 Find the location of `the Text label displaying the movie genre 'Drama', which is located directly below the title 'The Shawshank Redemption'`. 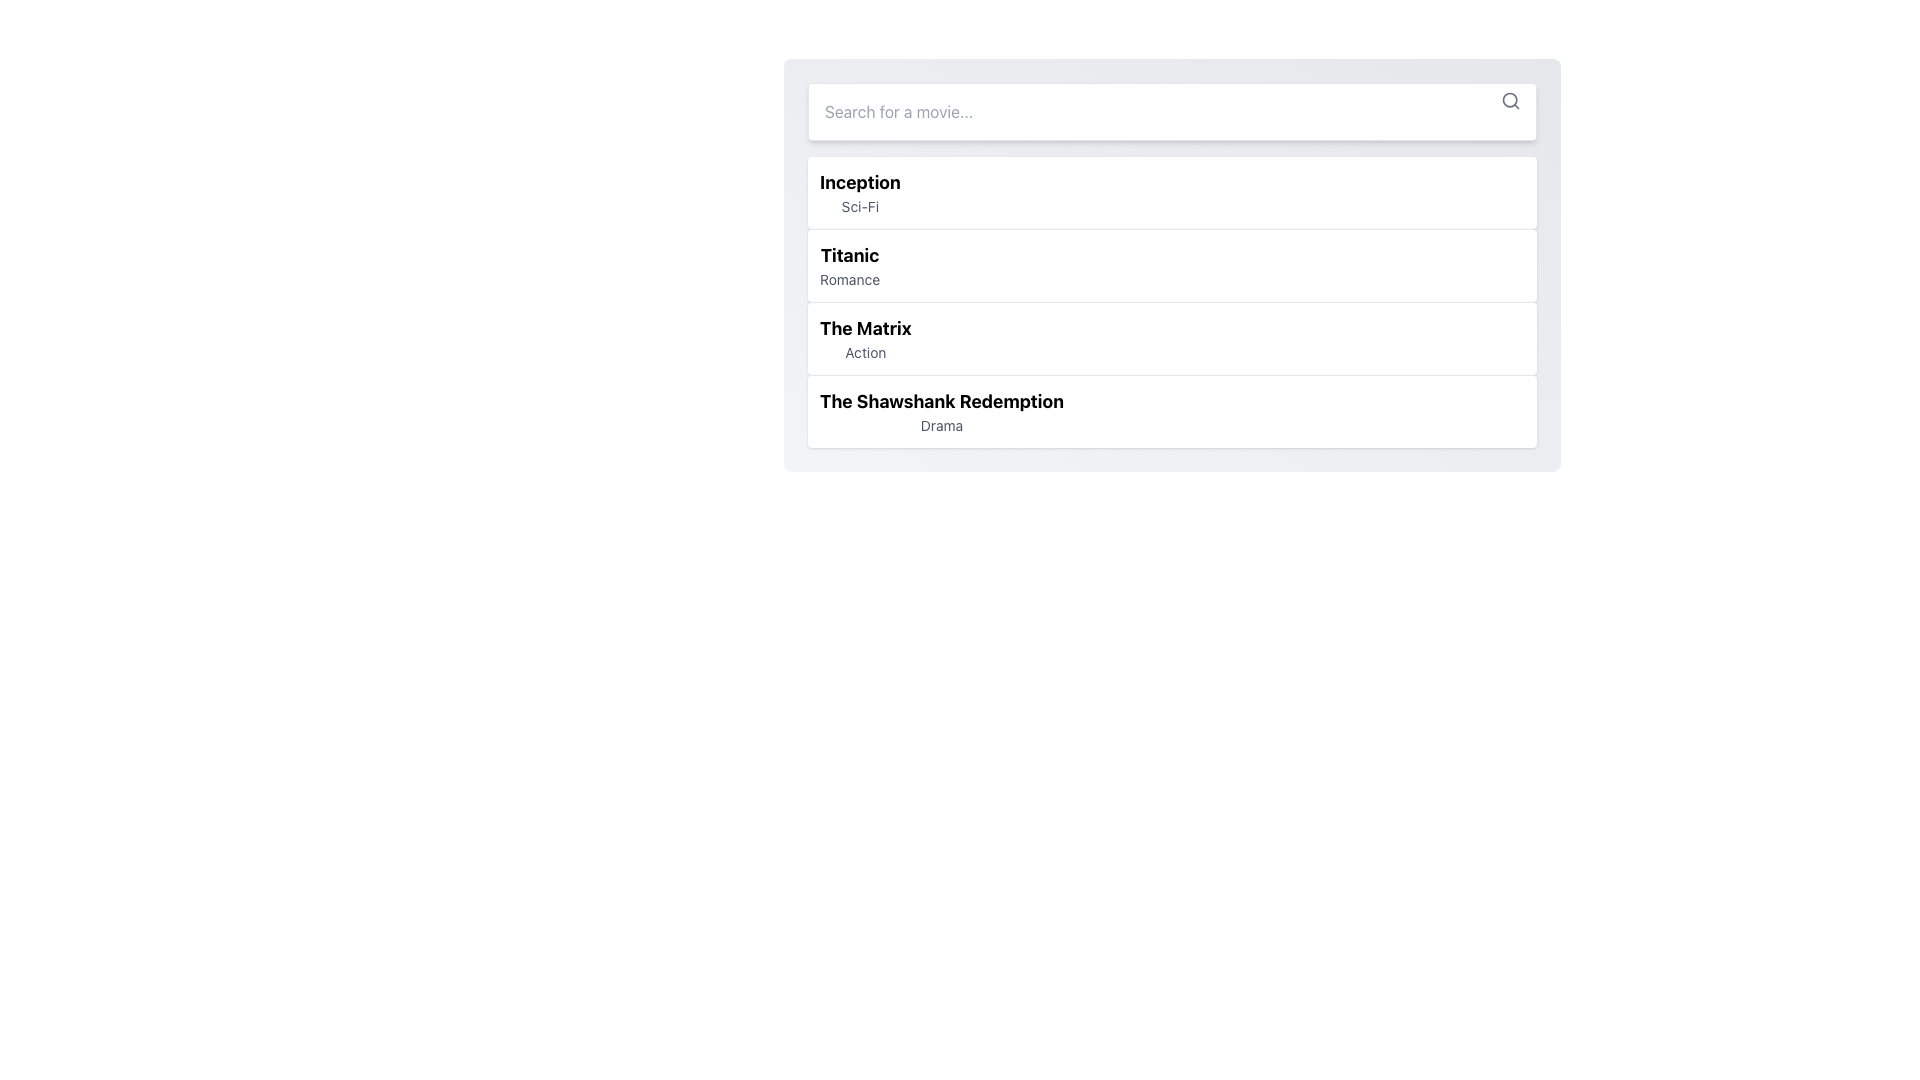

the Text label displaying the movie genre 'Drama', which is located directly below the title 'The Shawshank Redemption' is located at coordinates (940, 424).